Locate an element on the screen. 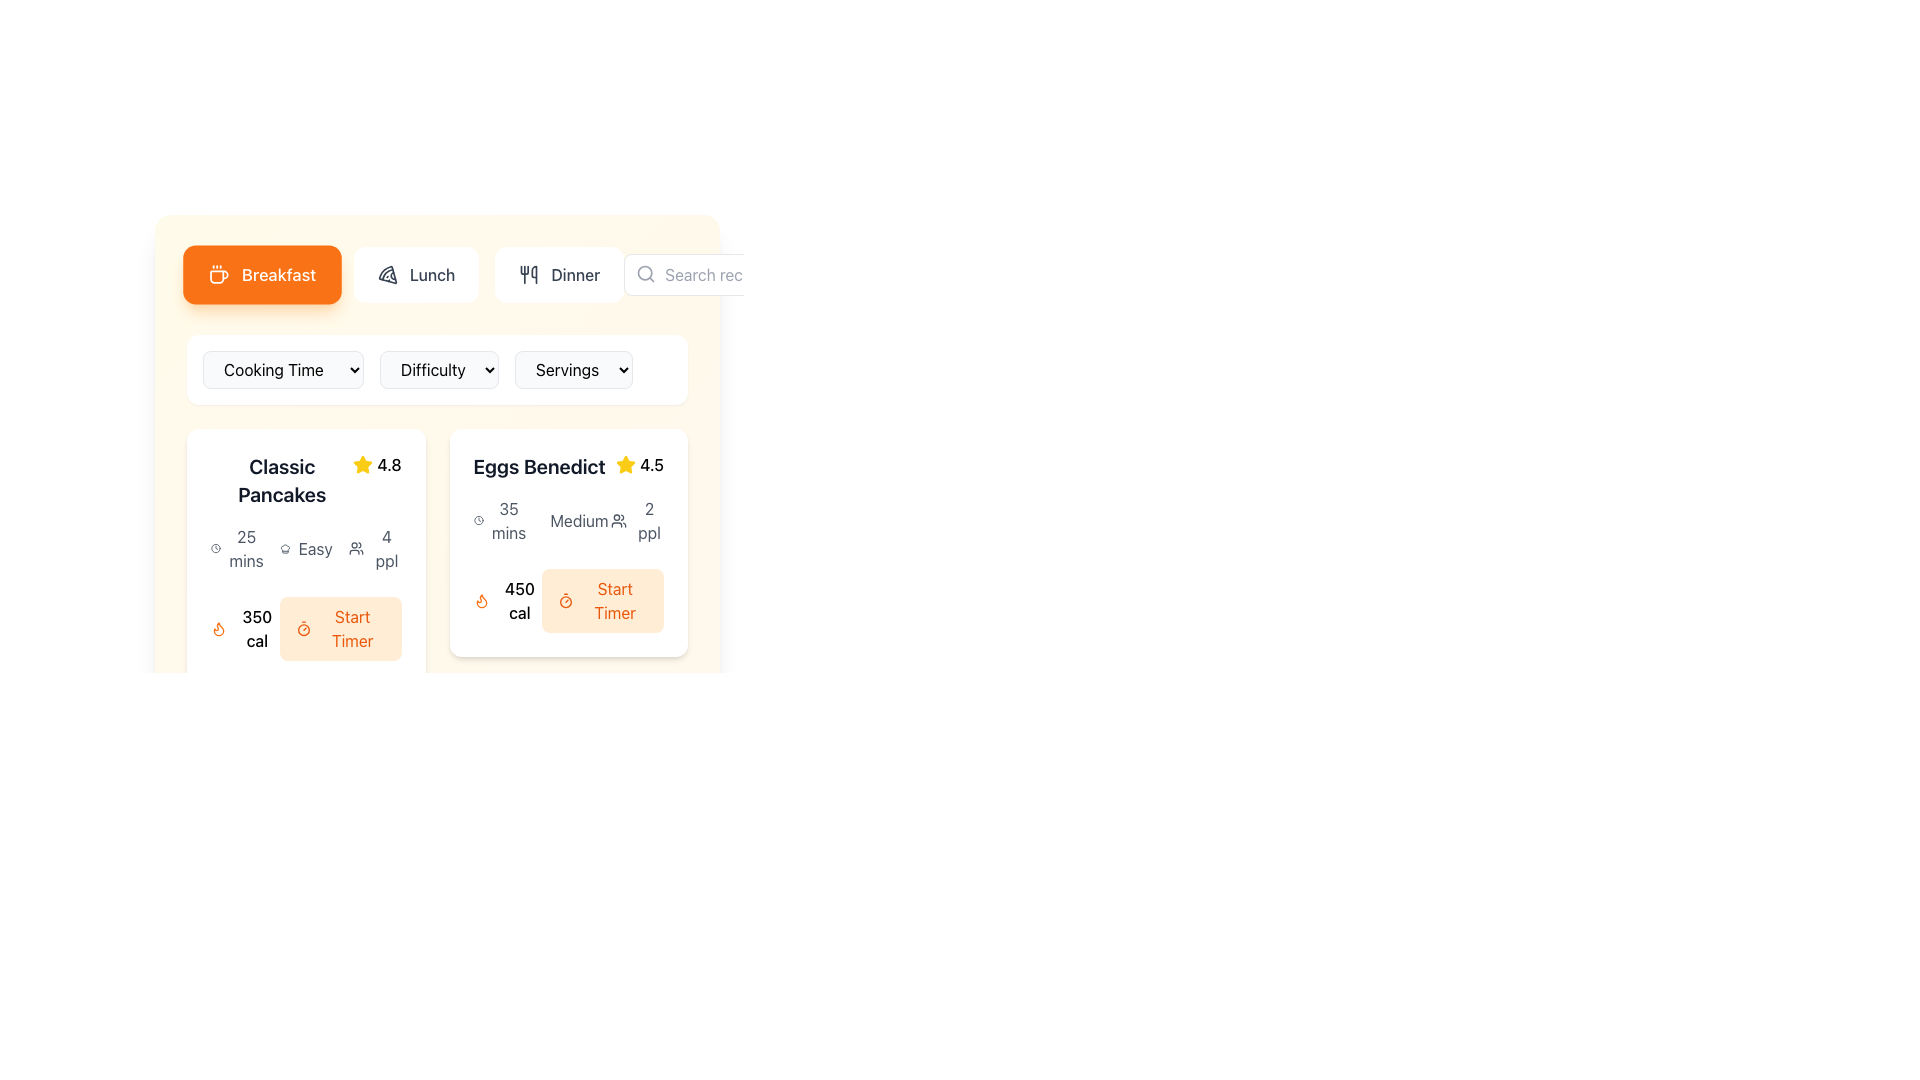 The width and height of the screenshot is (1920, 1080). the text label with an icon that indicates the estimated serving size of the recipe, which serves 2 people, located in the bottom-right section of the Eggs Benedict card is located at coordinates (636, 519).